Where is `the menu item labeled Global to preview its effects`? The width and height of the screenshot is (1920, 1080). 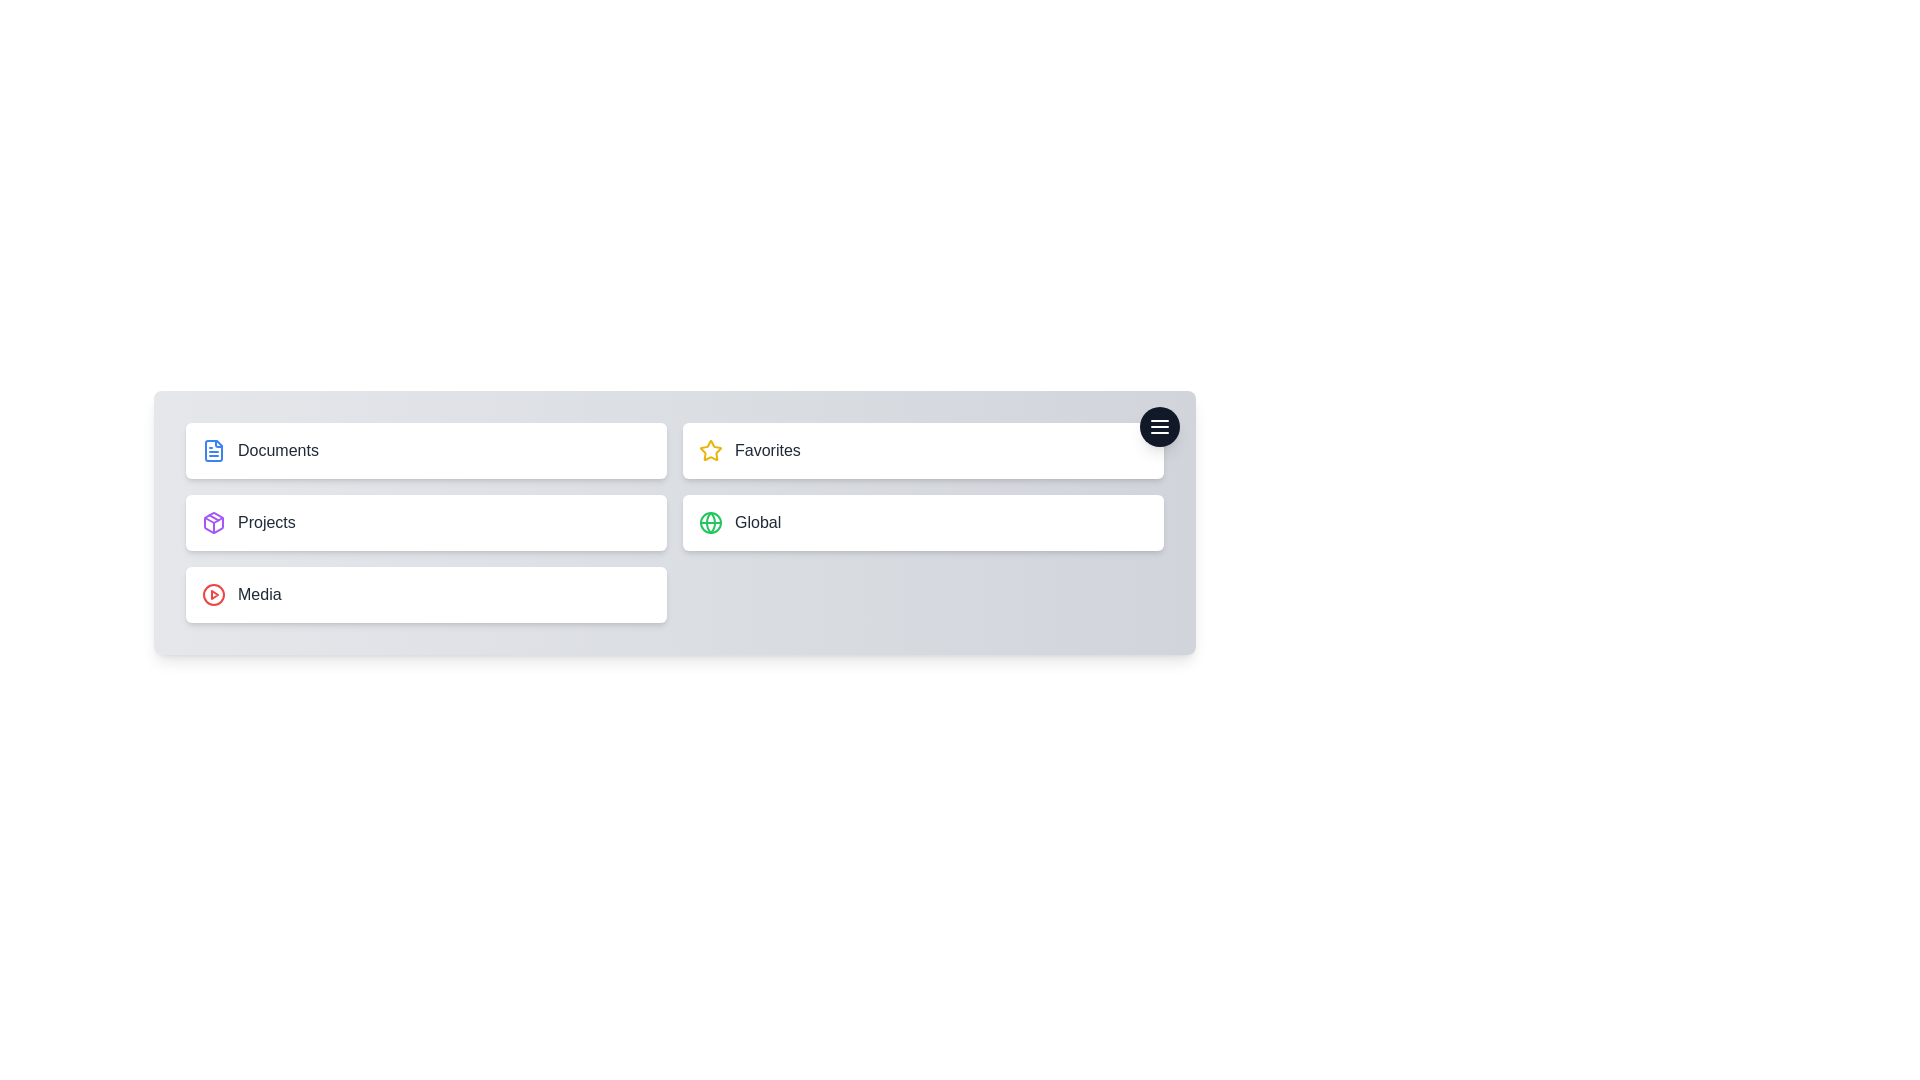
the menu item labeled Global to preview its effects is located at coordinates (922, 522).